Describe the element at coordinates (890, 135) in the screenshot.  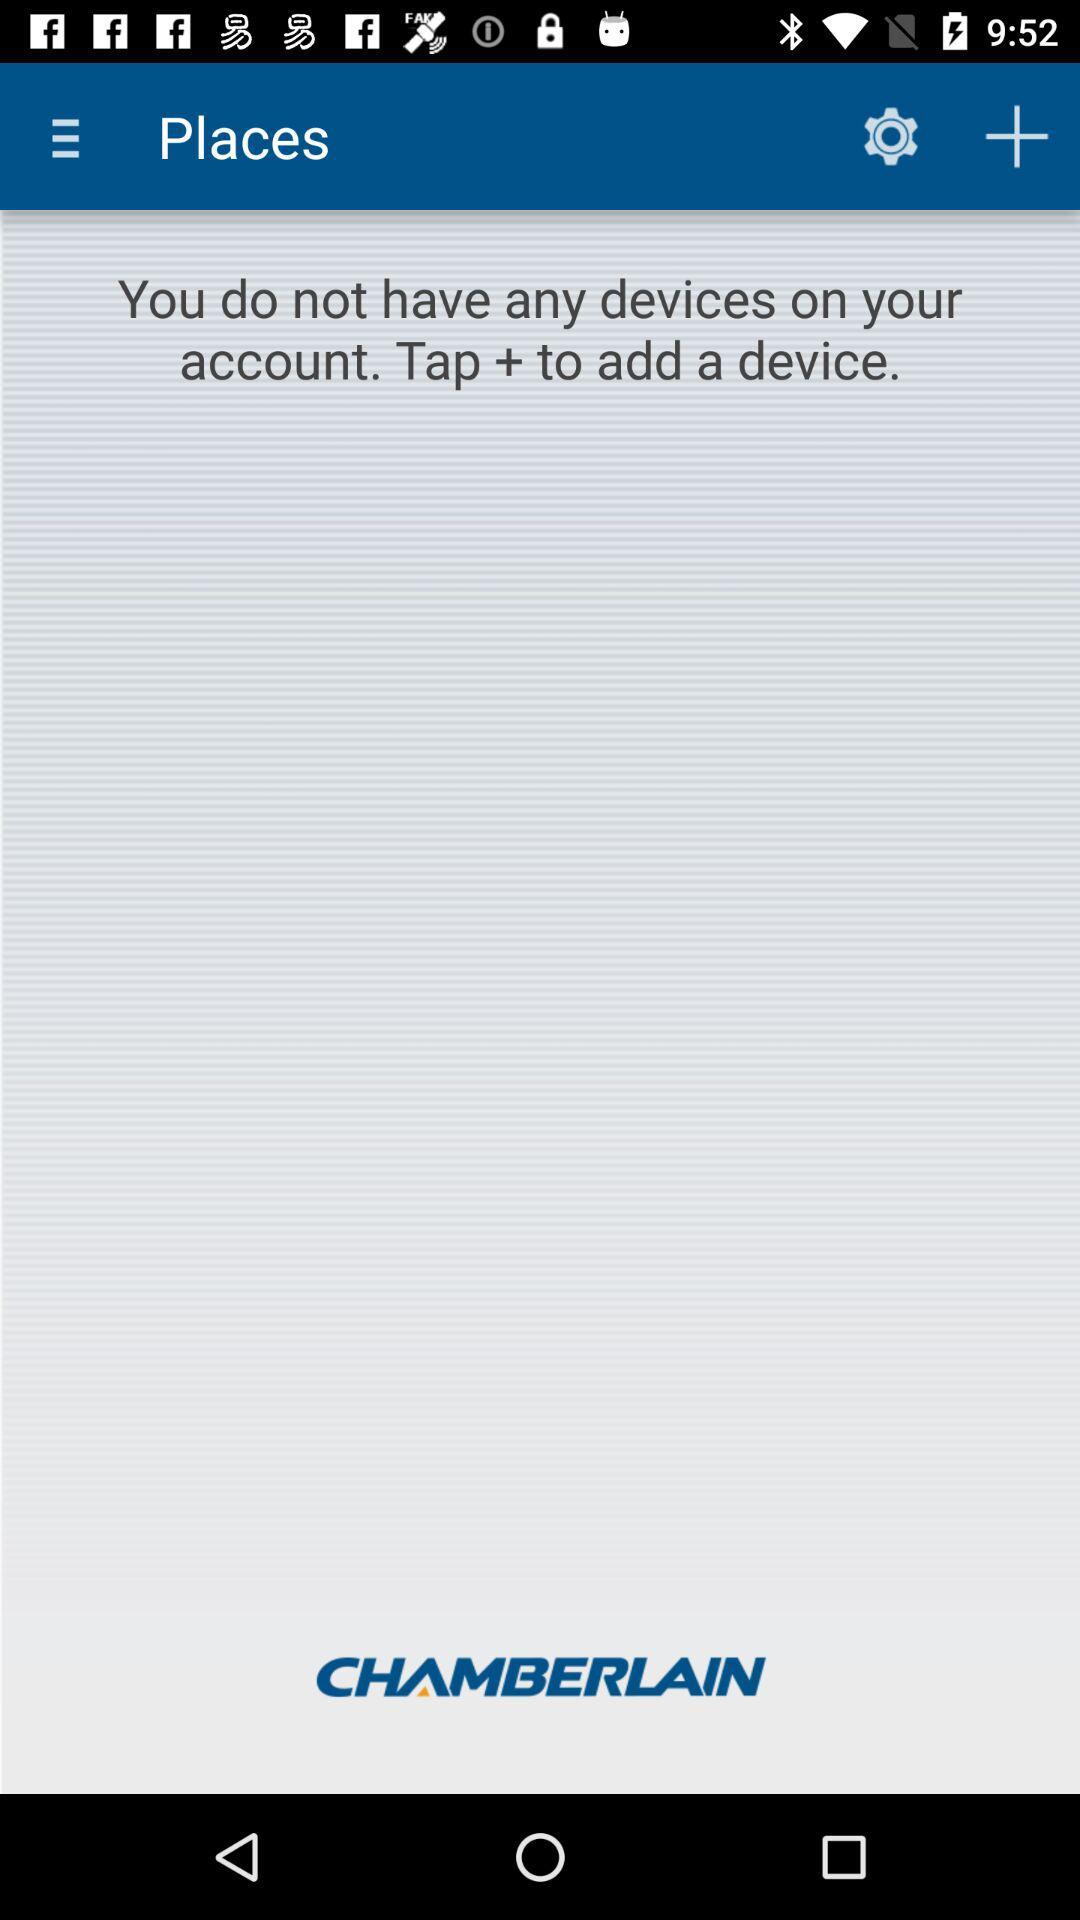
I see `item to the right of places` at that location.